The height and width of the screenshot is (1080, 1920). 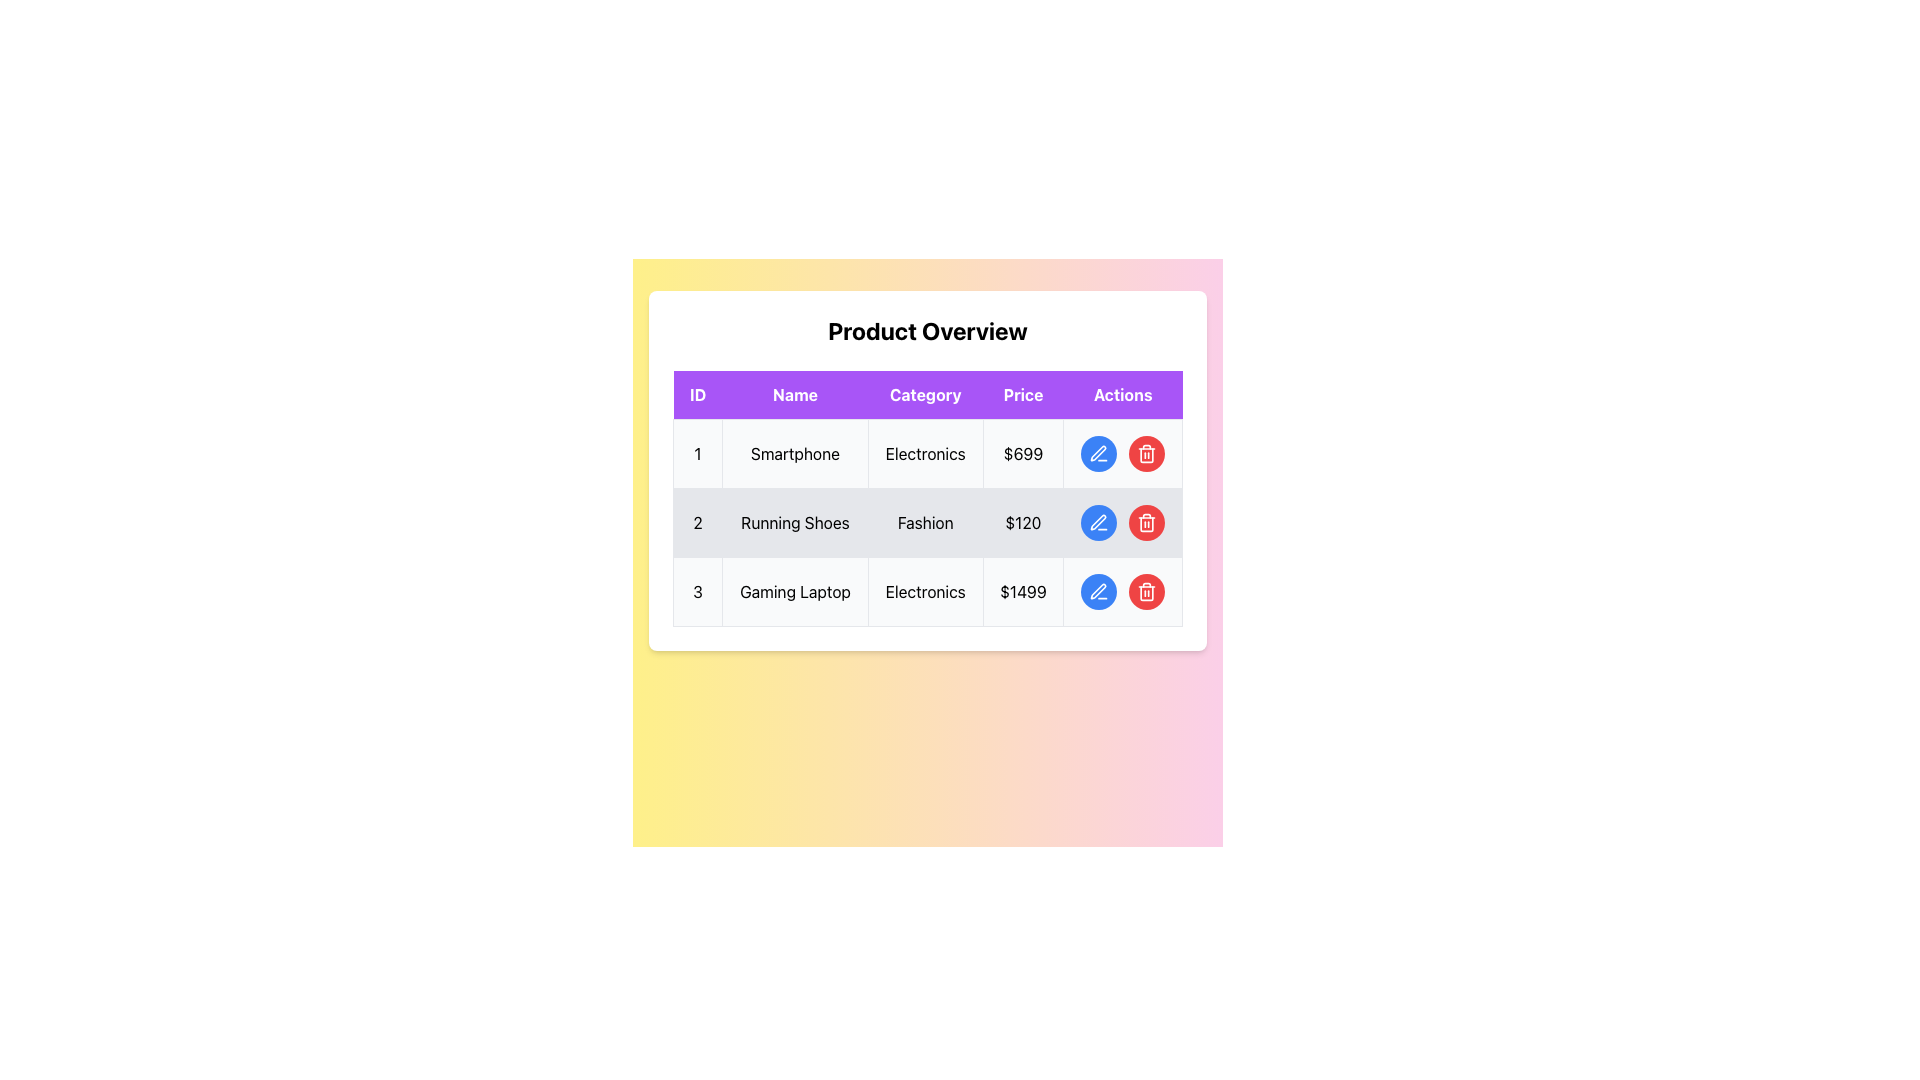 I want to click on the edit icon button in the 'Actions' column for the 'Running Shoes' item, so click(x=1098, y=522).